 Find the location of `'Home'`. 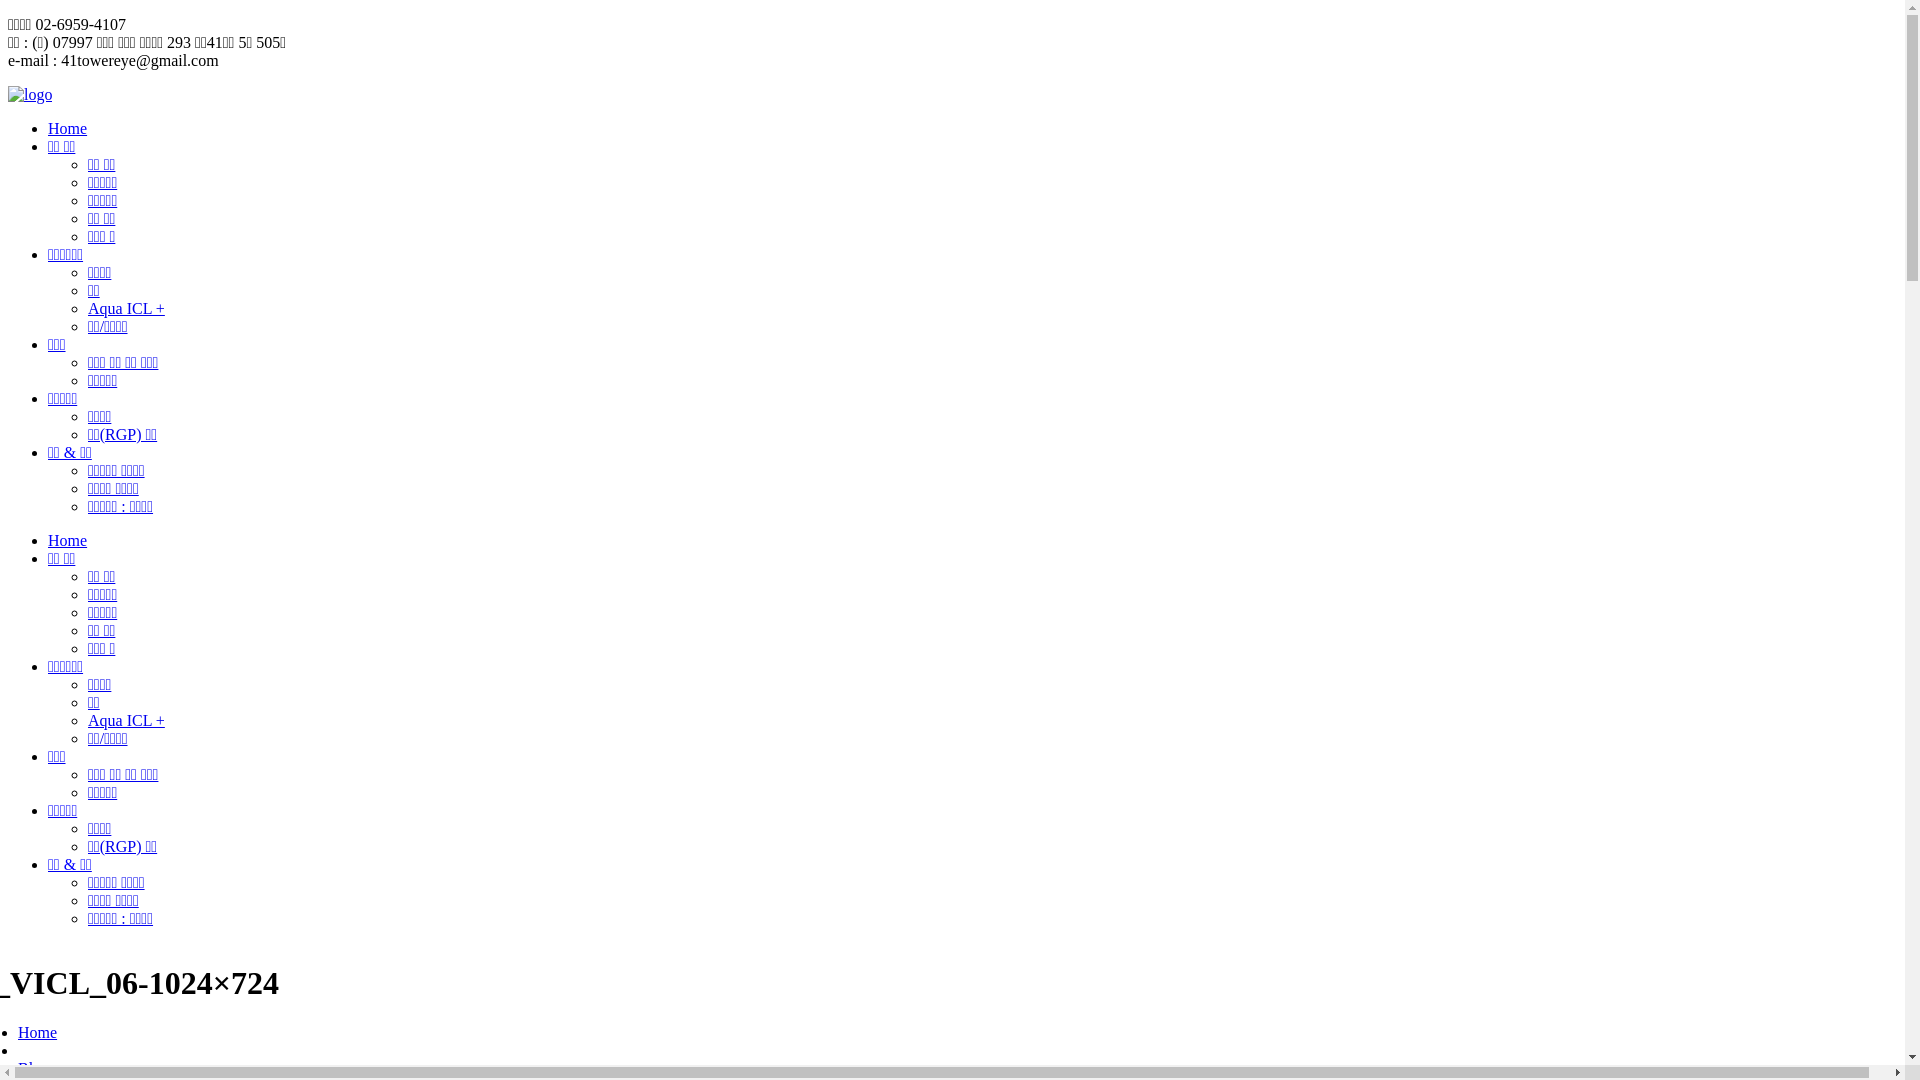

'Home' is located at coordinates (37, 1032).